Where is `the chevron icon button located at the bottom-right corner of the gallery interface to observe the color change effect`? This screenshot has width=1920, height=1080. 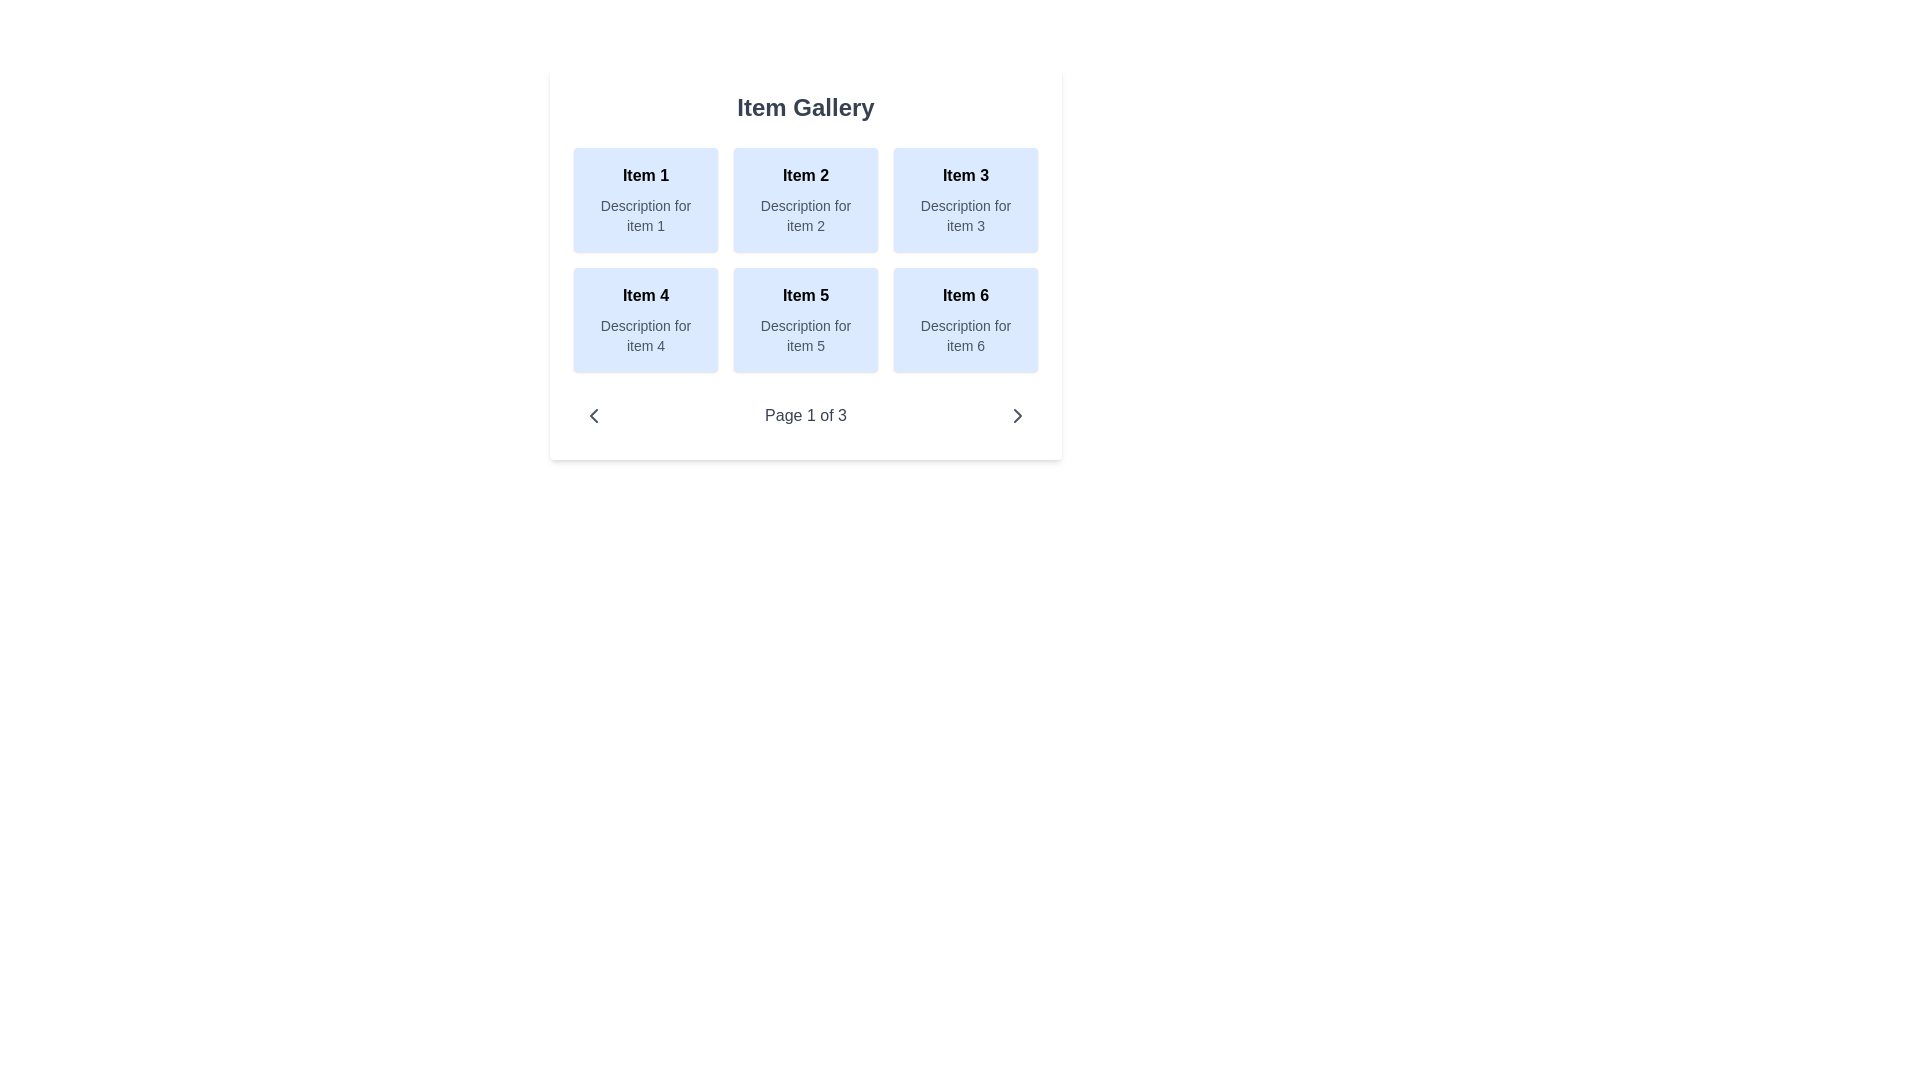 the chevron icon button located at the bottom-right corner of the gallery interface to observe the color change effect is located at coordinates (1017, 415).